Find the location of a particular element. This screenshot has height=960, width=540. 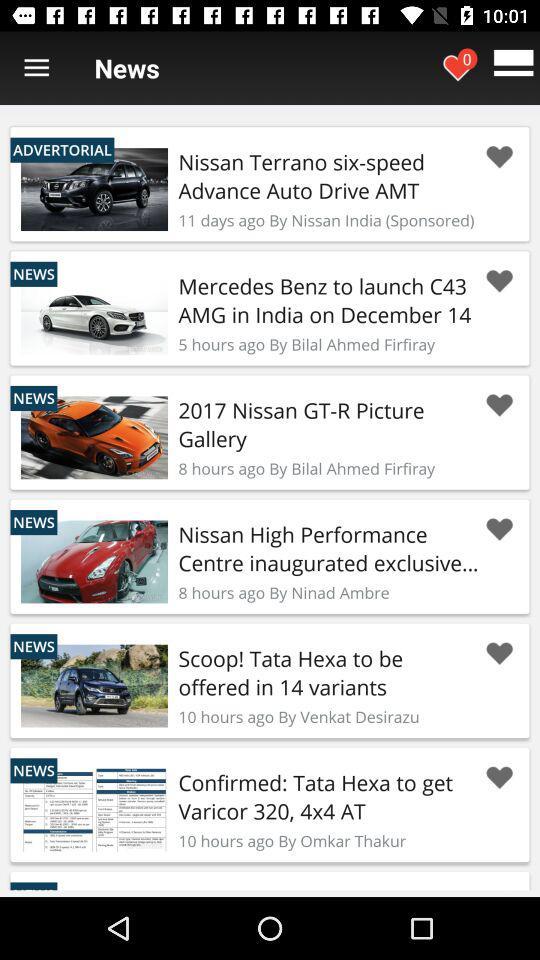

this car is located at coordinates (498, 280).